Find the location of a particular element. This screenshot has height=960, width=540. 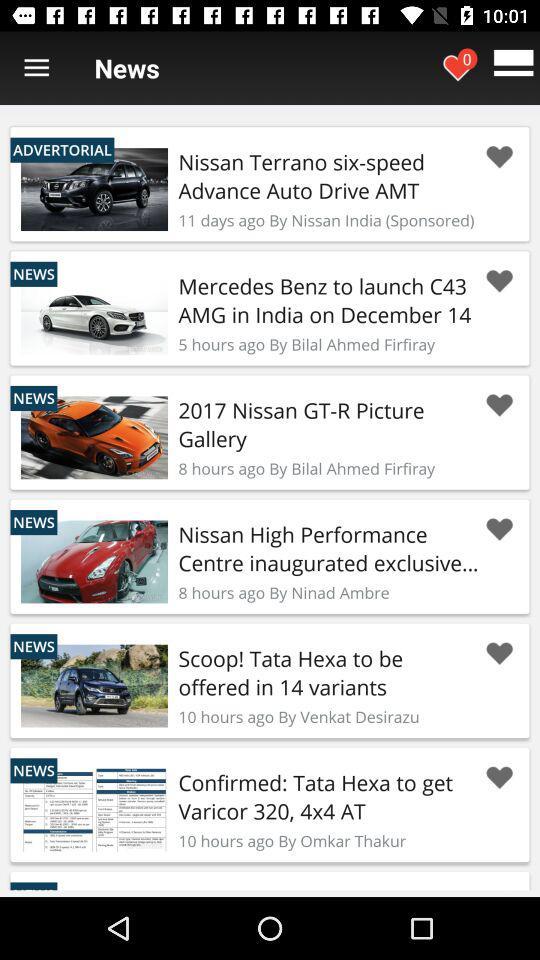

this car is located at coordinates (498, 280).